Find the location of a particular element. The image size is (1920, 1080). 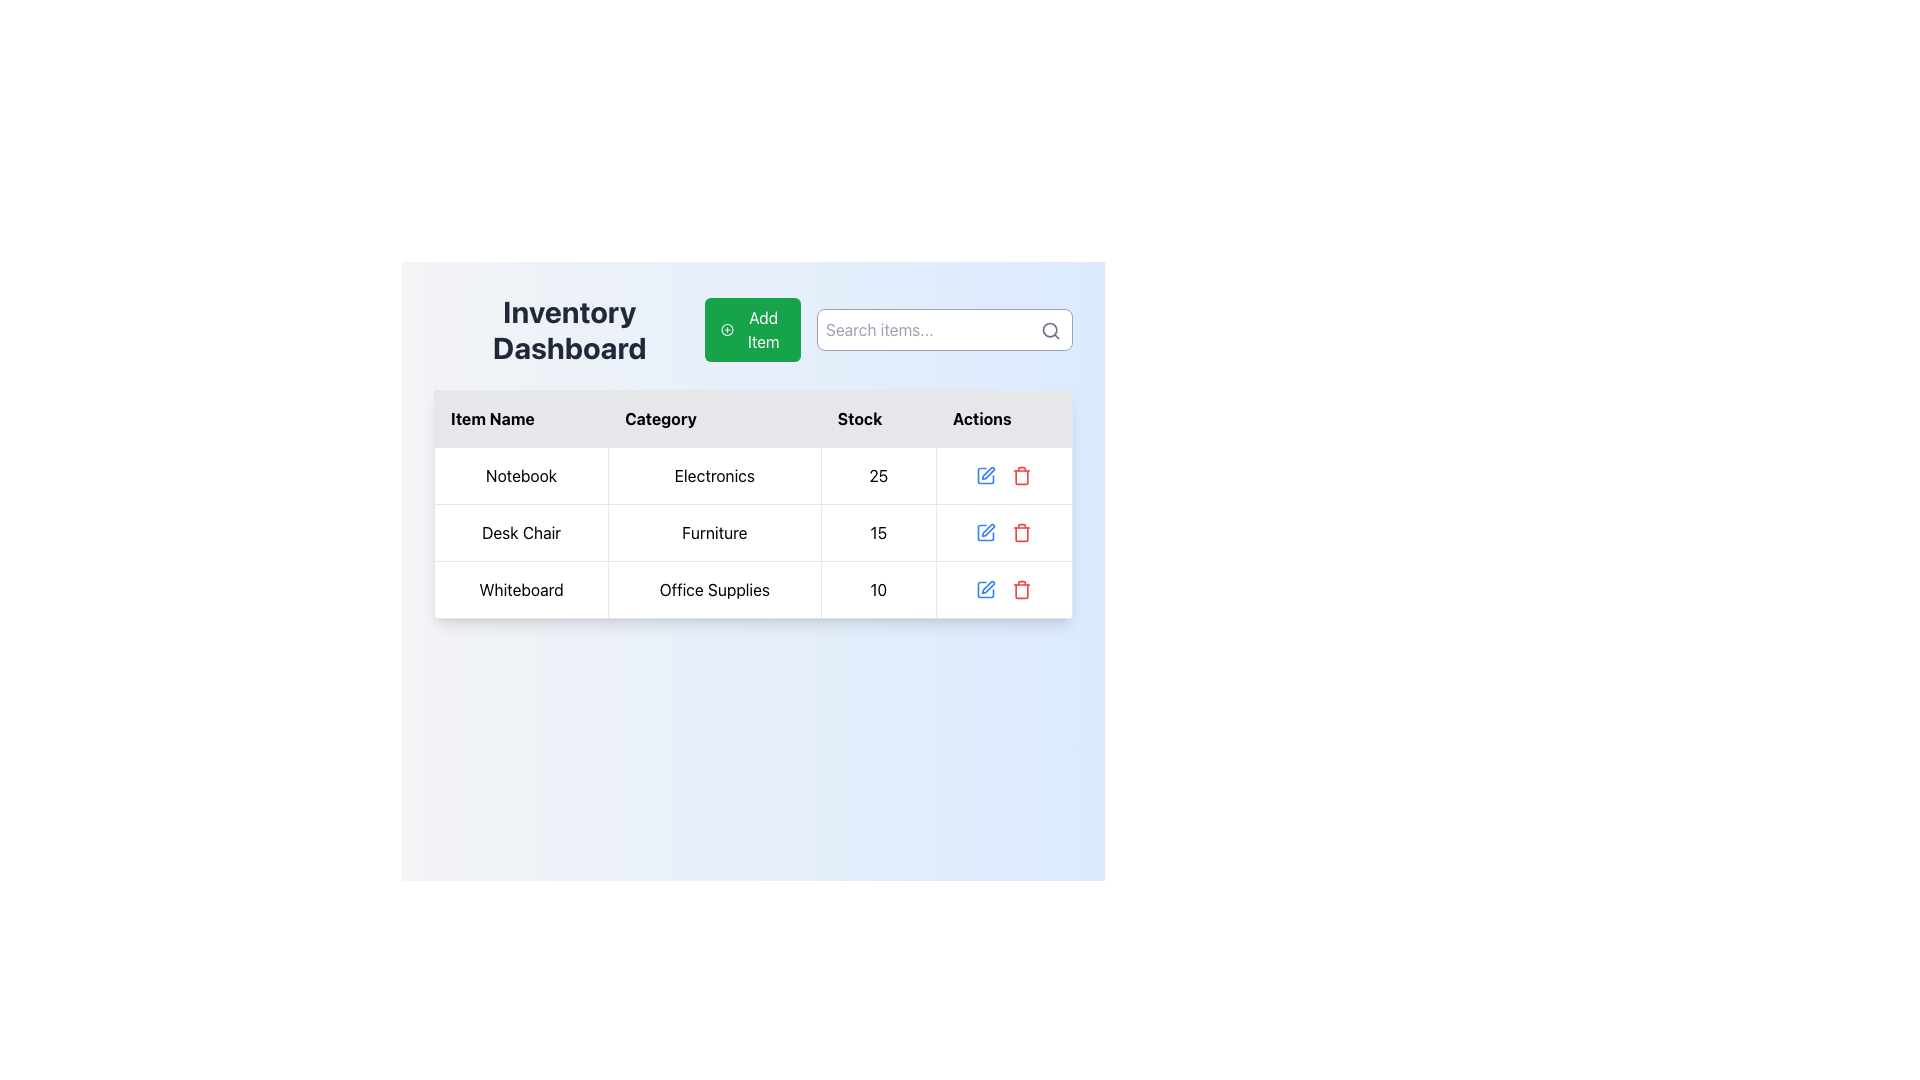

the Icon Button located in the 'Actions' section of the second row in the table to invoke the editing functionality for the corresponding item is located at coordinates (986, 531).